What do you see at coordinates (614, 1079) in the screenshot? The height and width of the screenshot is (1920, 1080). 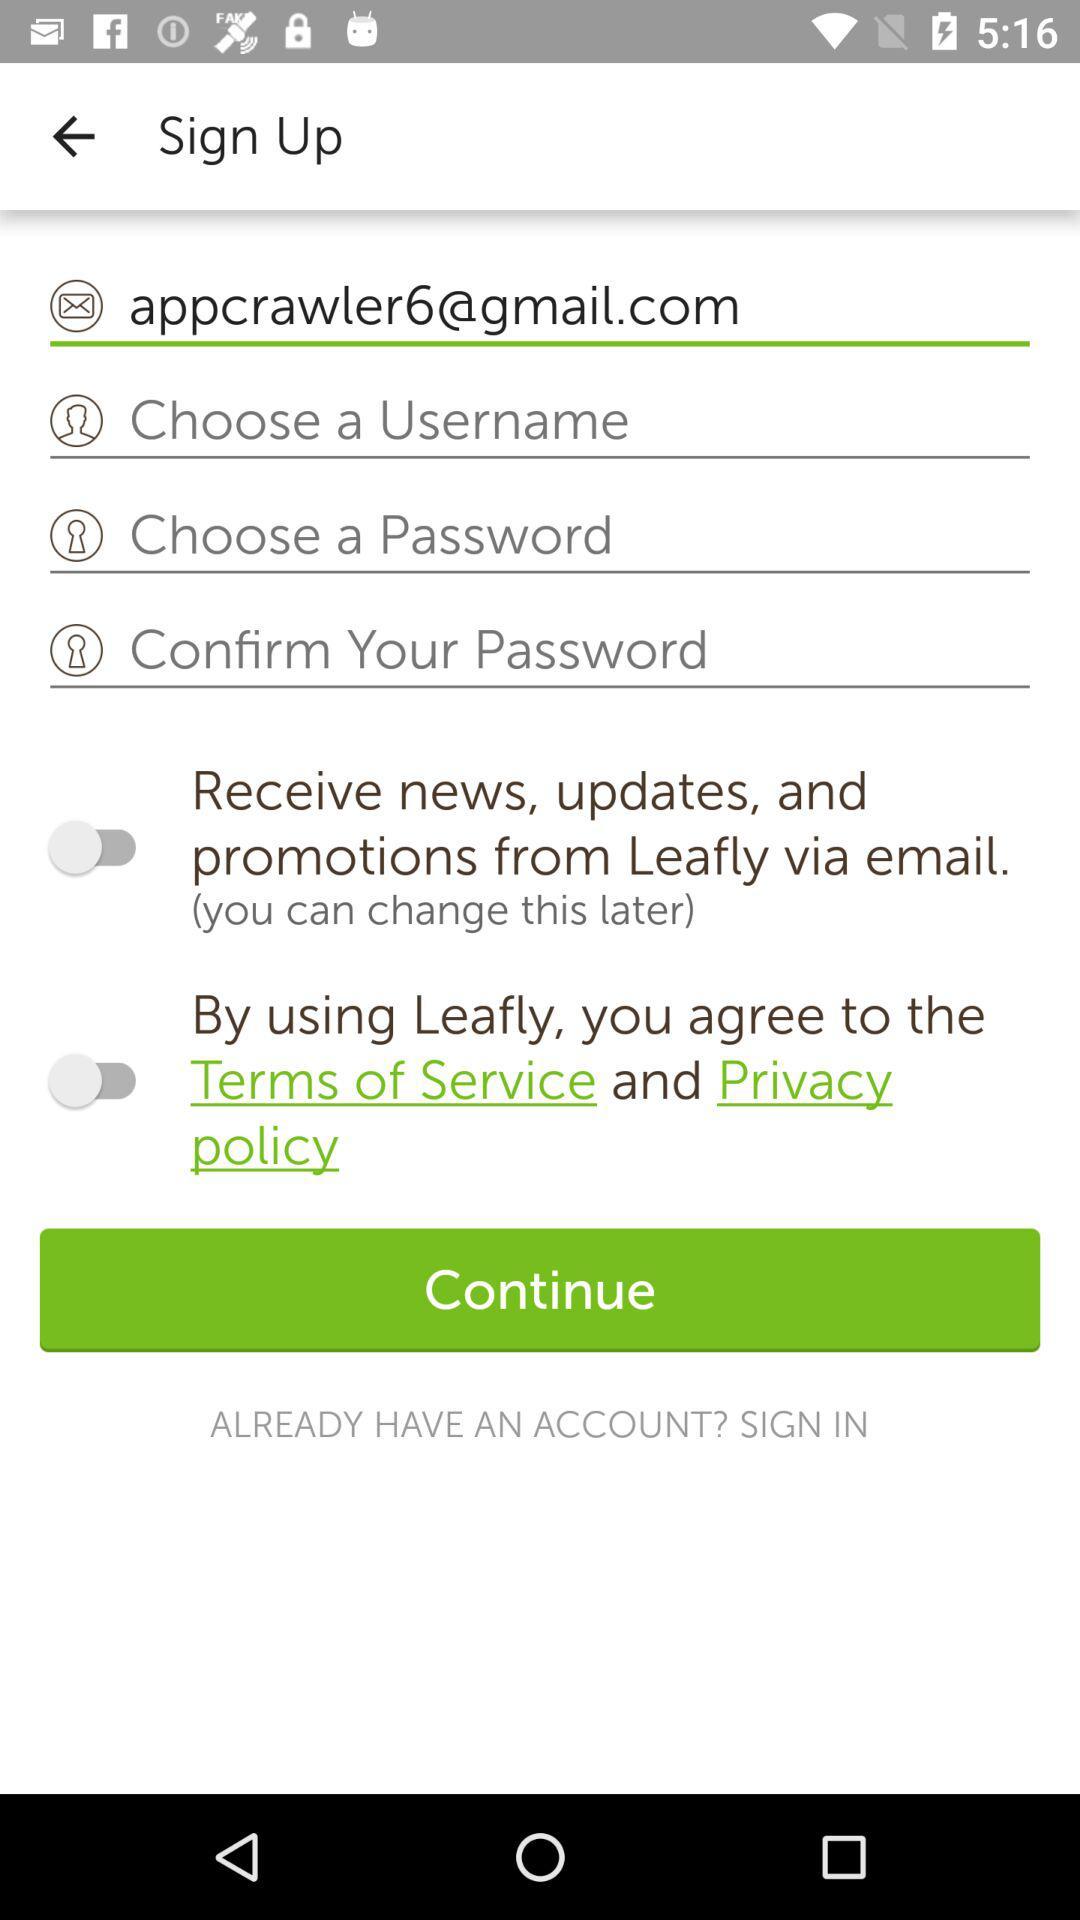 I see `icon below you can change icon` at bounding box center [614, 1079].